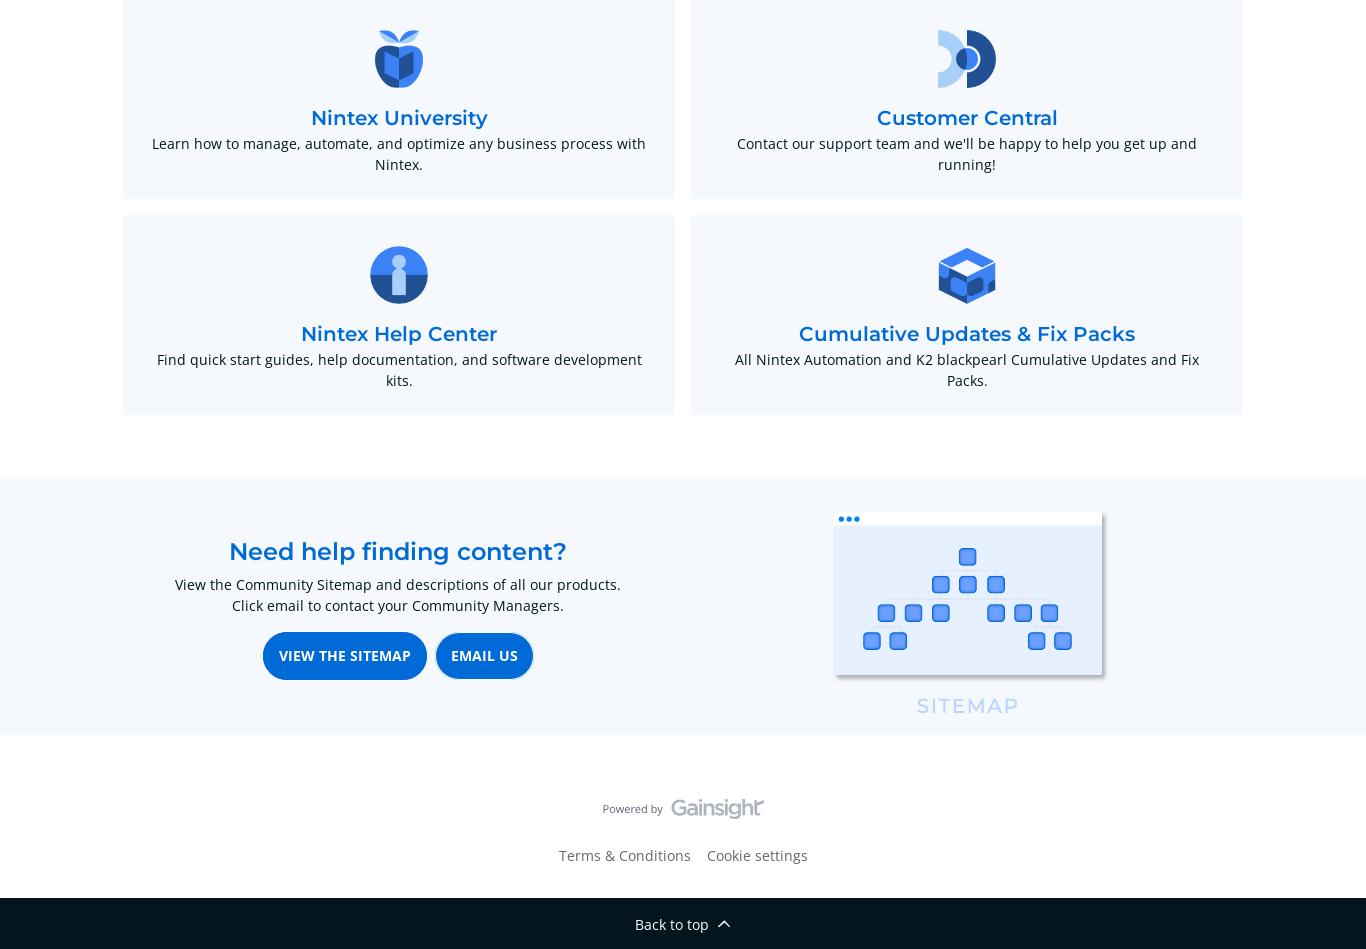  I want to click on 'View the Community Sitemap and descriptions of all our products.', so click(397, 583).